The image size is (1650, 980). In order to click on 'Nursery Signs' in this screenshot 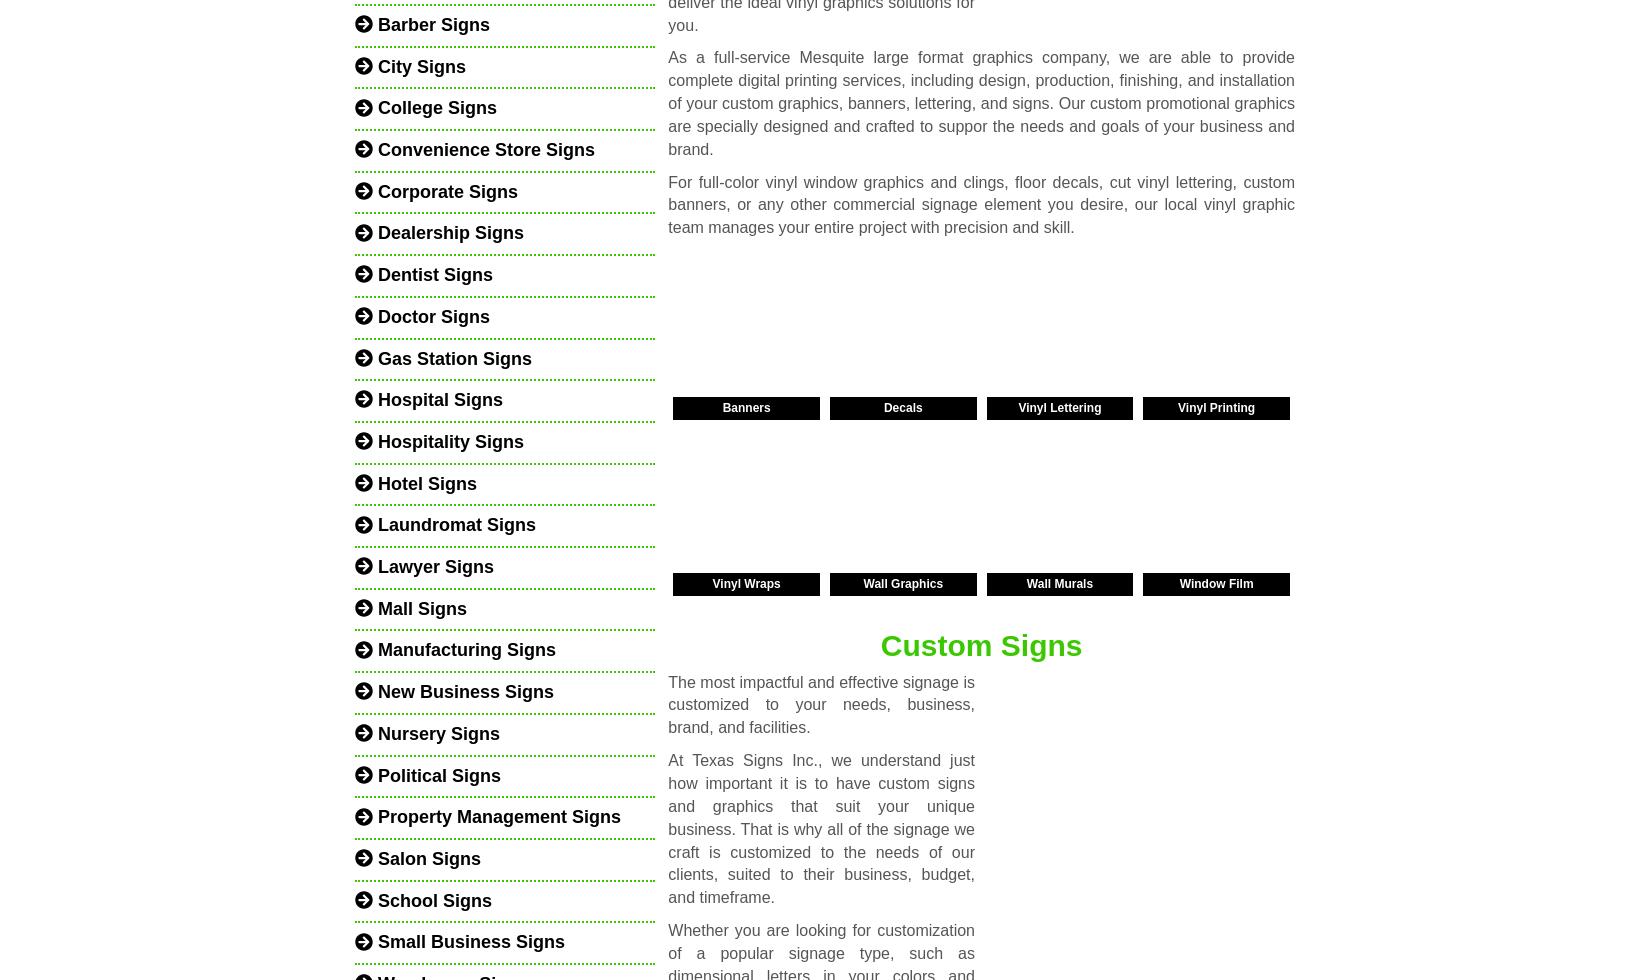, I will do `click(435, 733)`.